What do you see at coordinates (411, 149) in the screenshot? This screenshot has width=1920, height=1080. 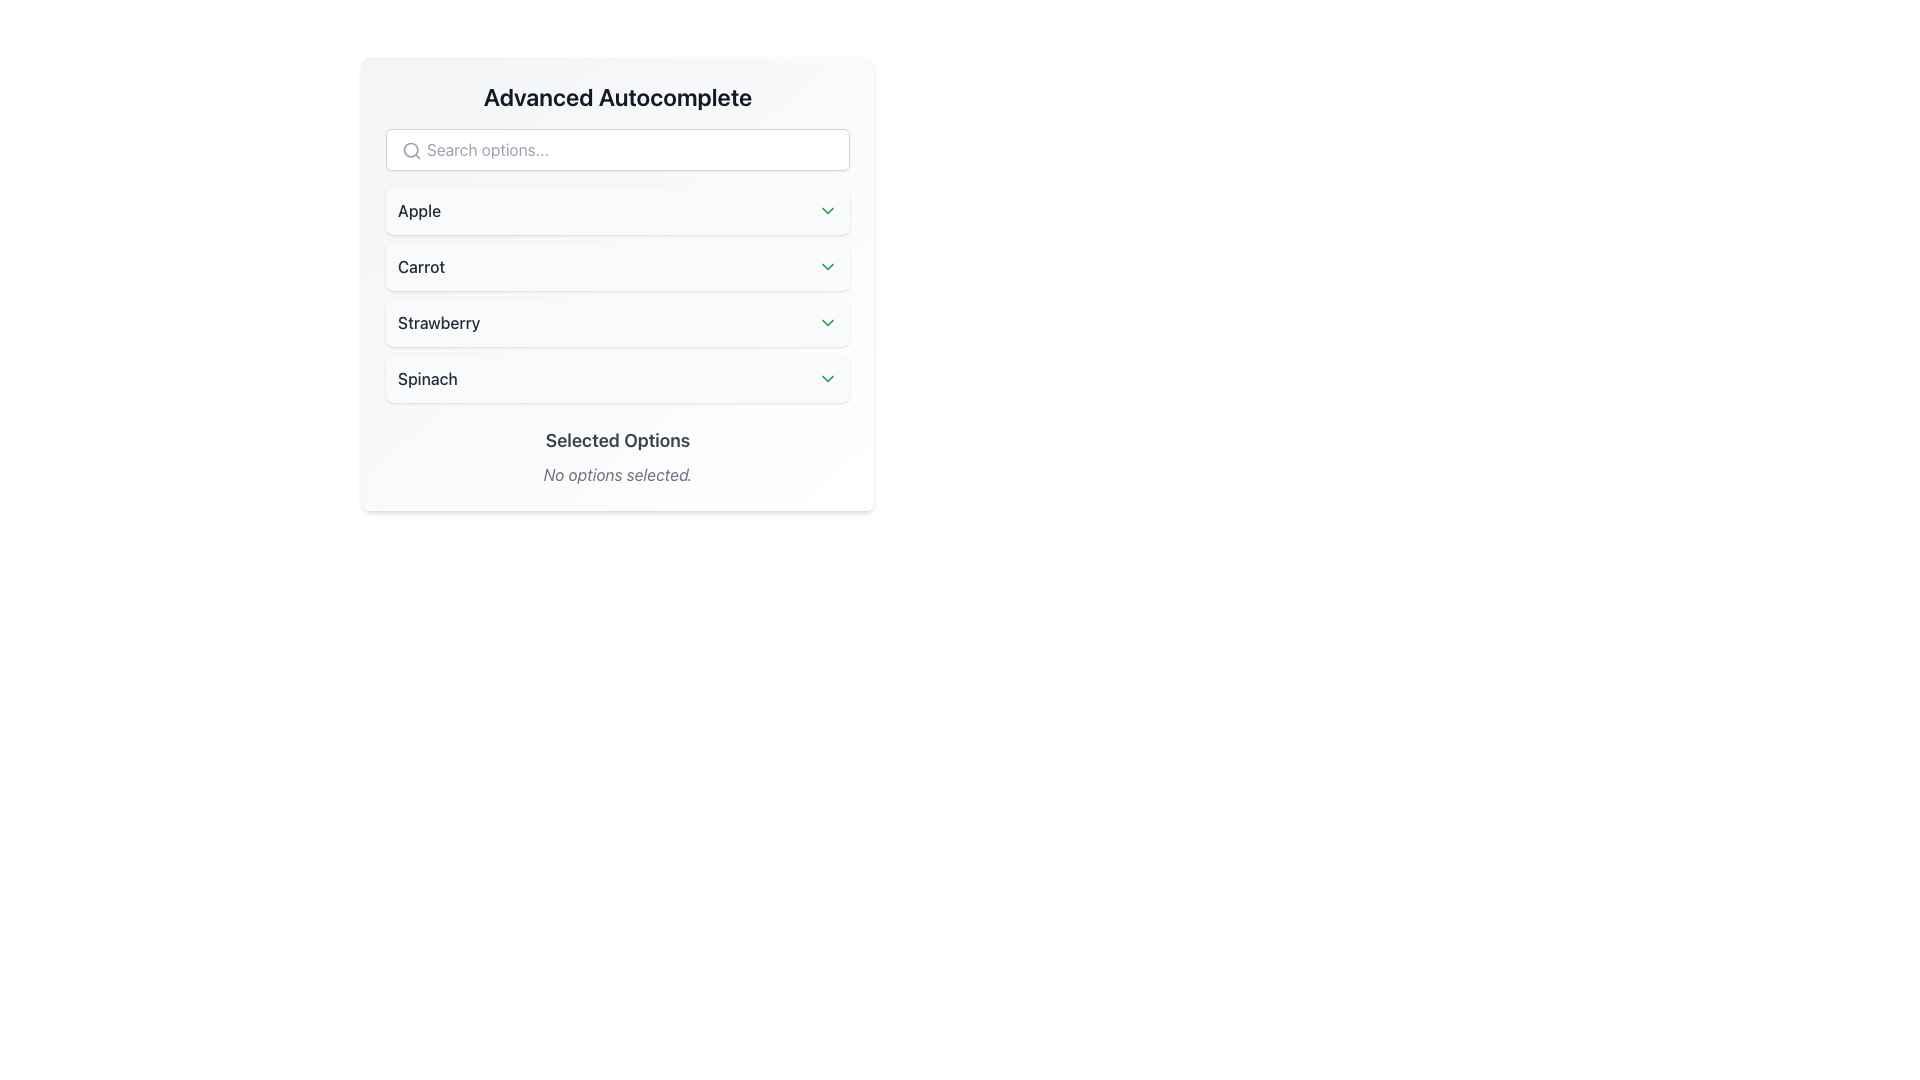 I see `the decorative search icon located on the left side of the 'Search options' text input field under 'Advanced Autocomplete'` at bounding box center [411, 149].